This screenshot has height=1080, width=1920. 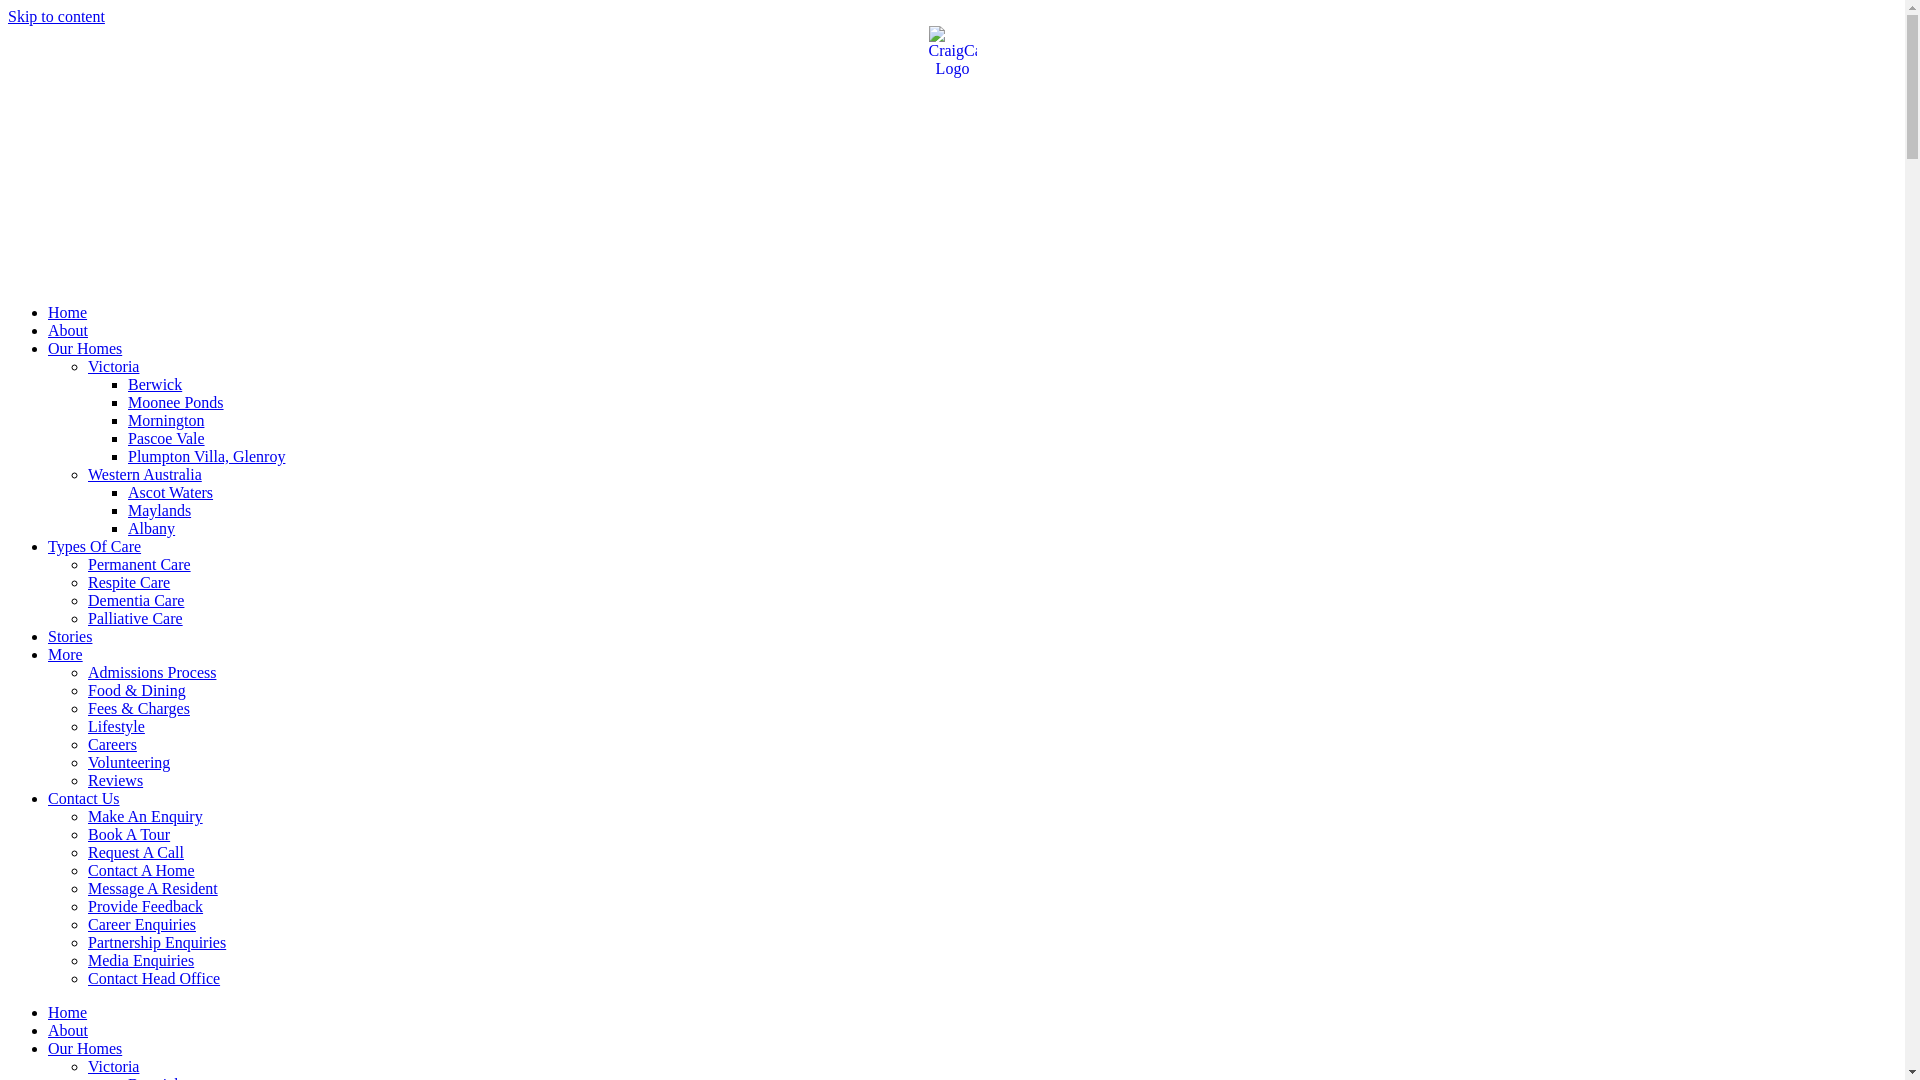 What do you see at coordinates (128, 834) in the screenshot?
I see `'Book A Tour'` at bounding box center [128, 834].